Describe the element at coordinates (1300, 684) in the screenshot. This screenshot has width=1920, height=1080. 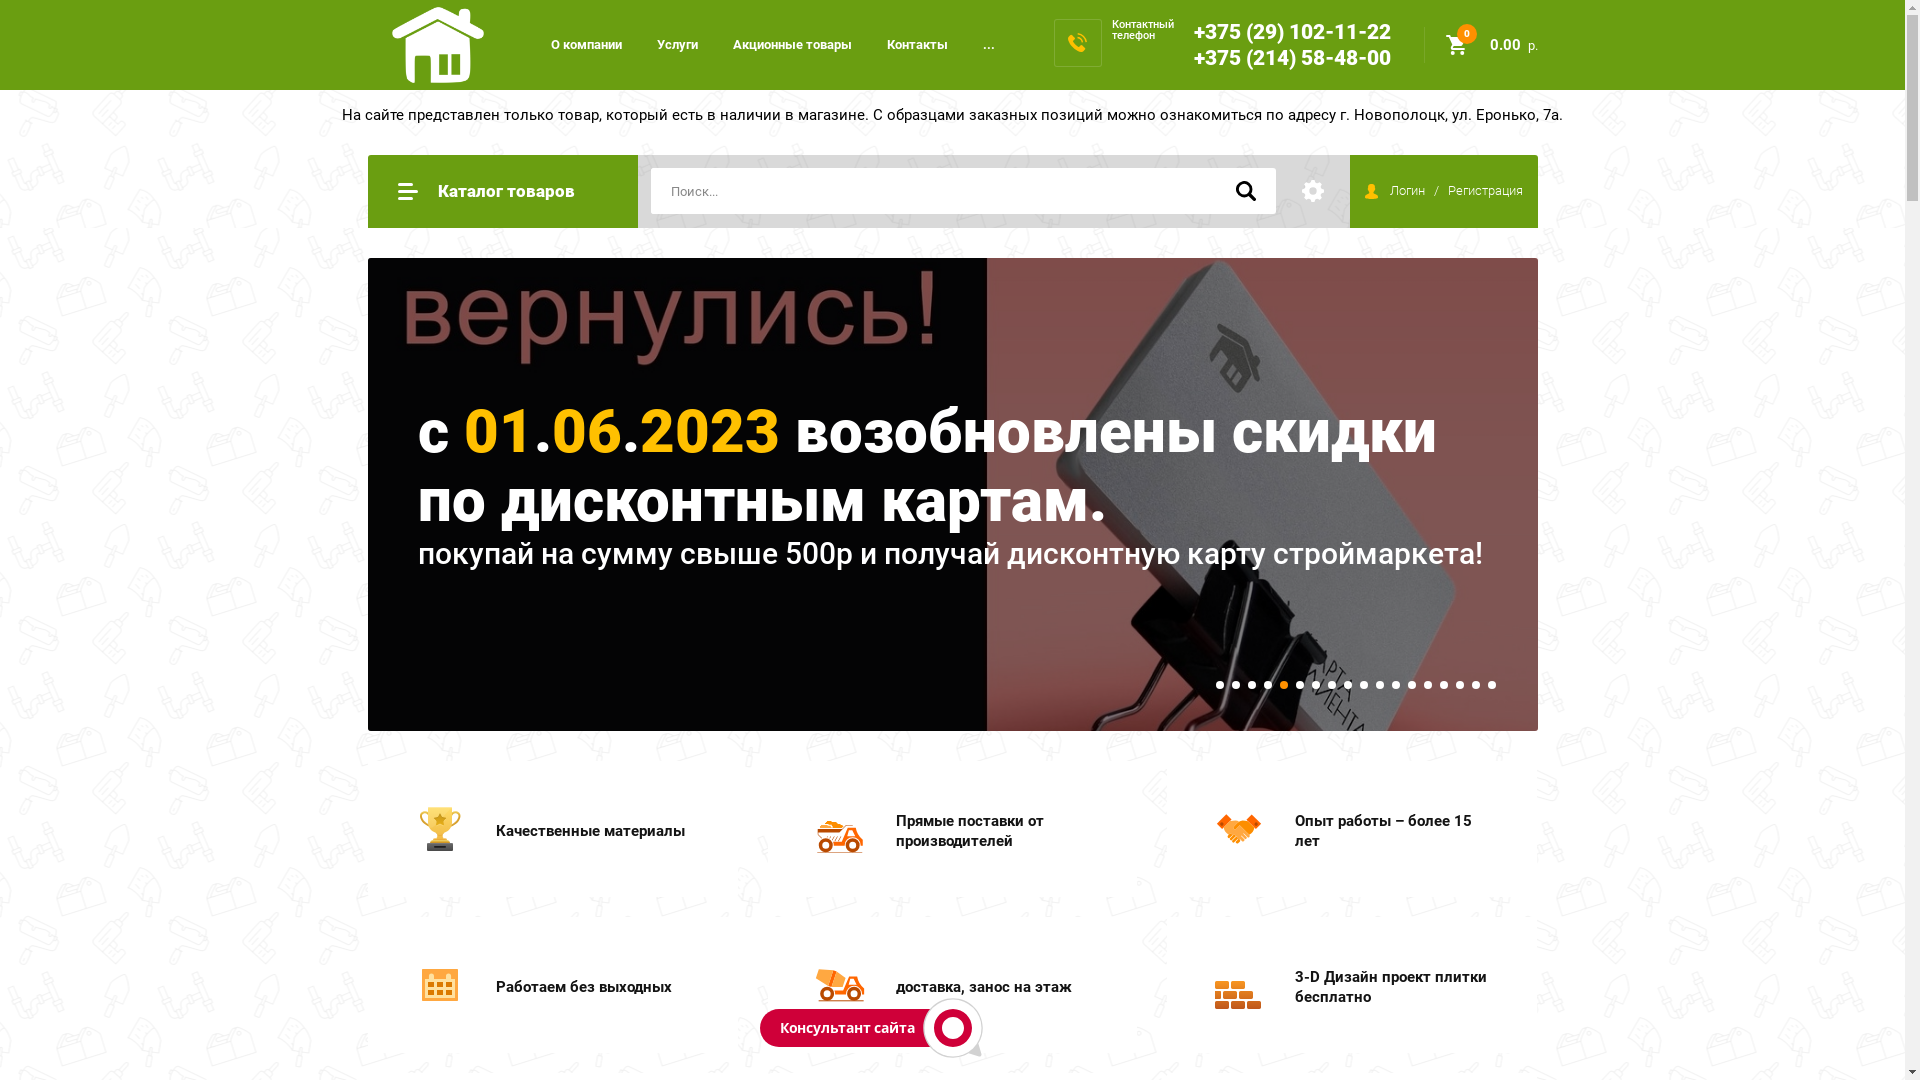
I see `'6'` at that location.